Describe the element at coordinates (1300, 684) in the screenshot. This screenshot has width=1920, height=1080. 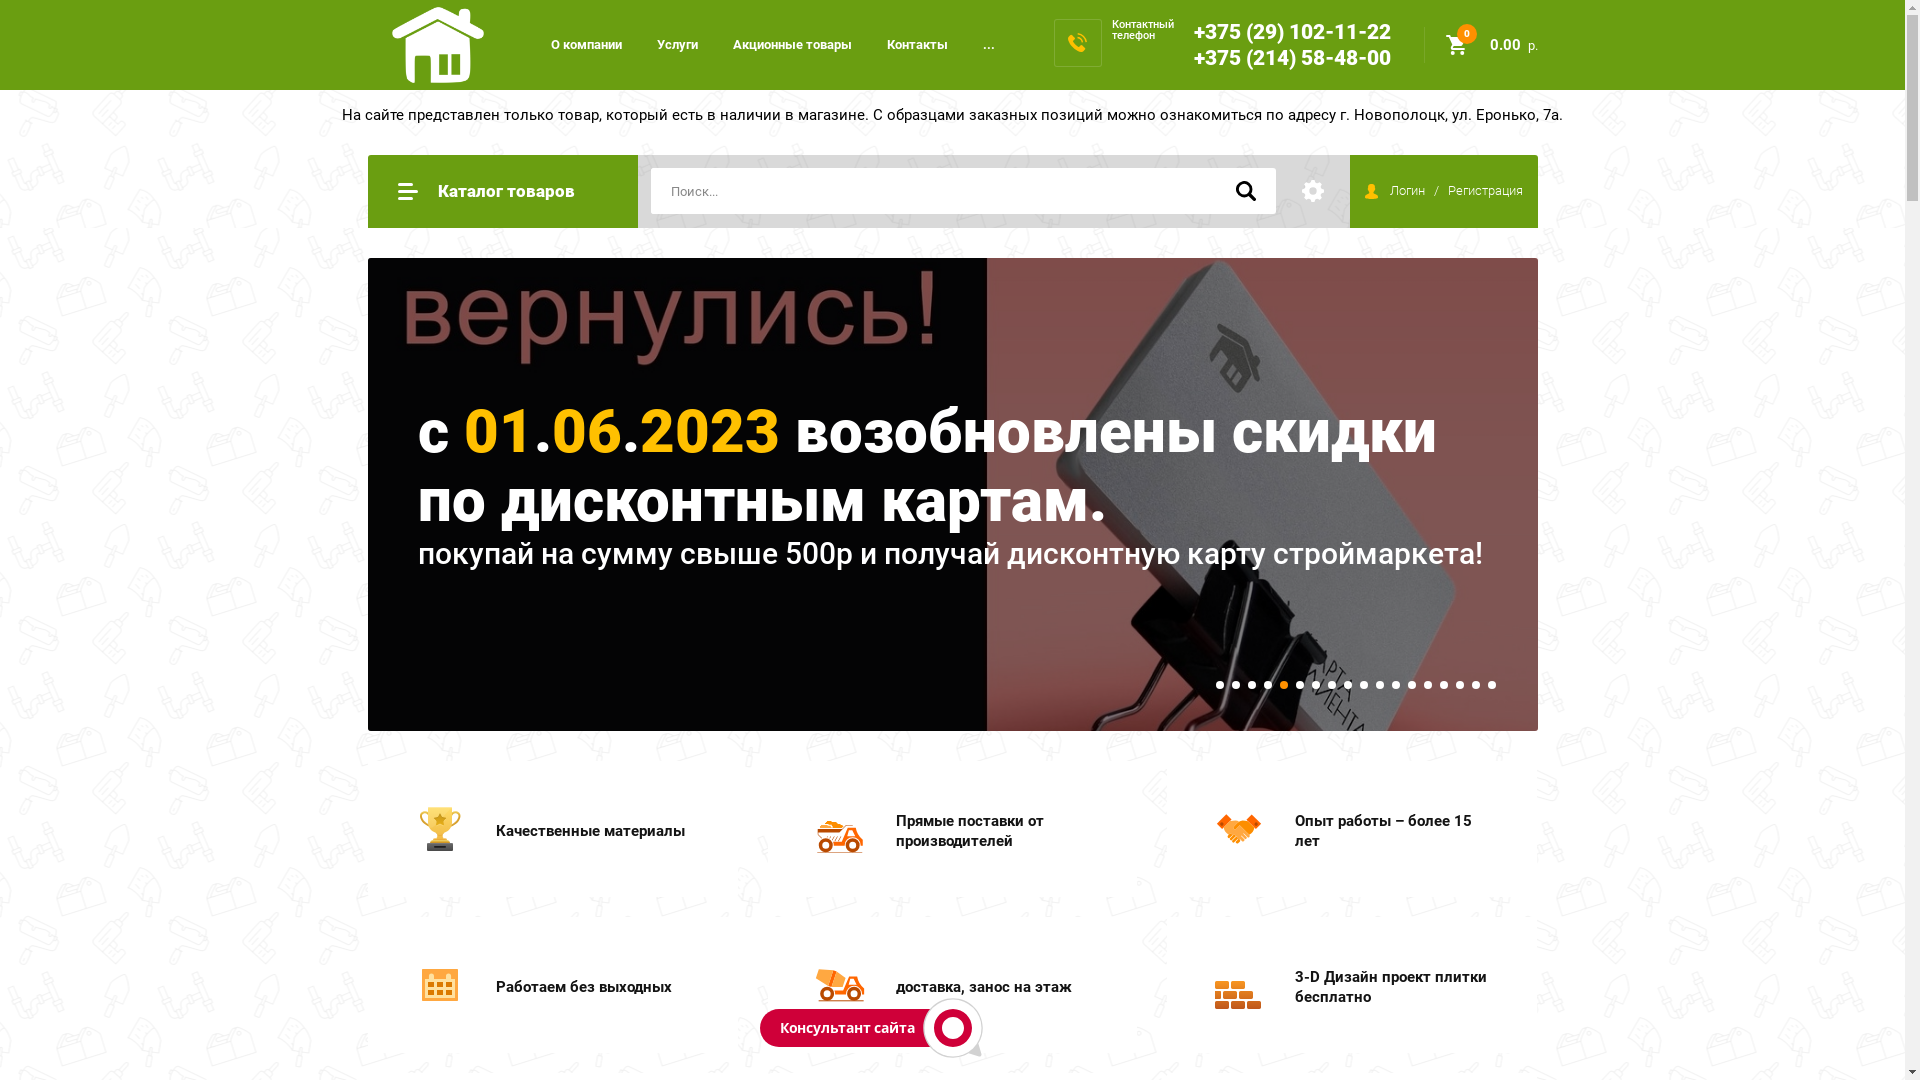
I see `'6'` at that location.